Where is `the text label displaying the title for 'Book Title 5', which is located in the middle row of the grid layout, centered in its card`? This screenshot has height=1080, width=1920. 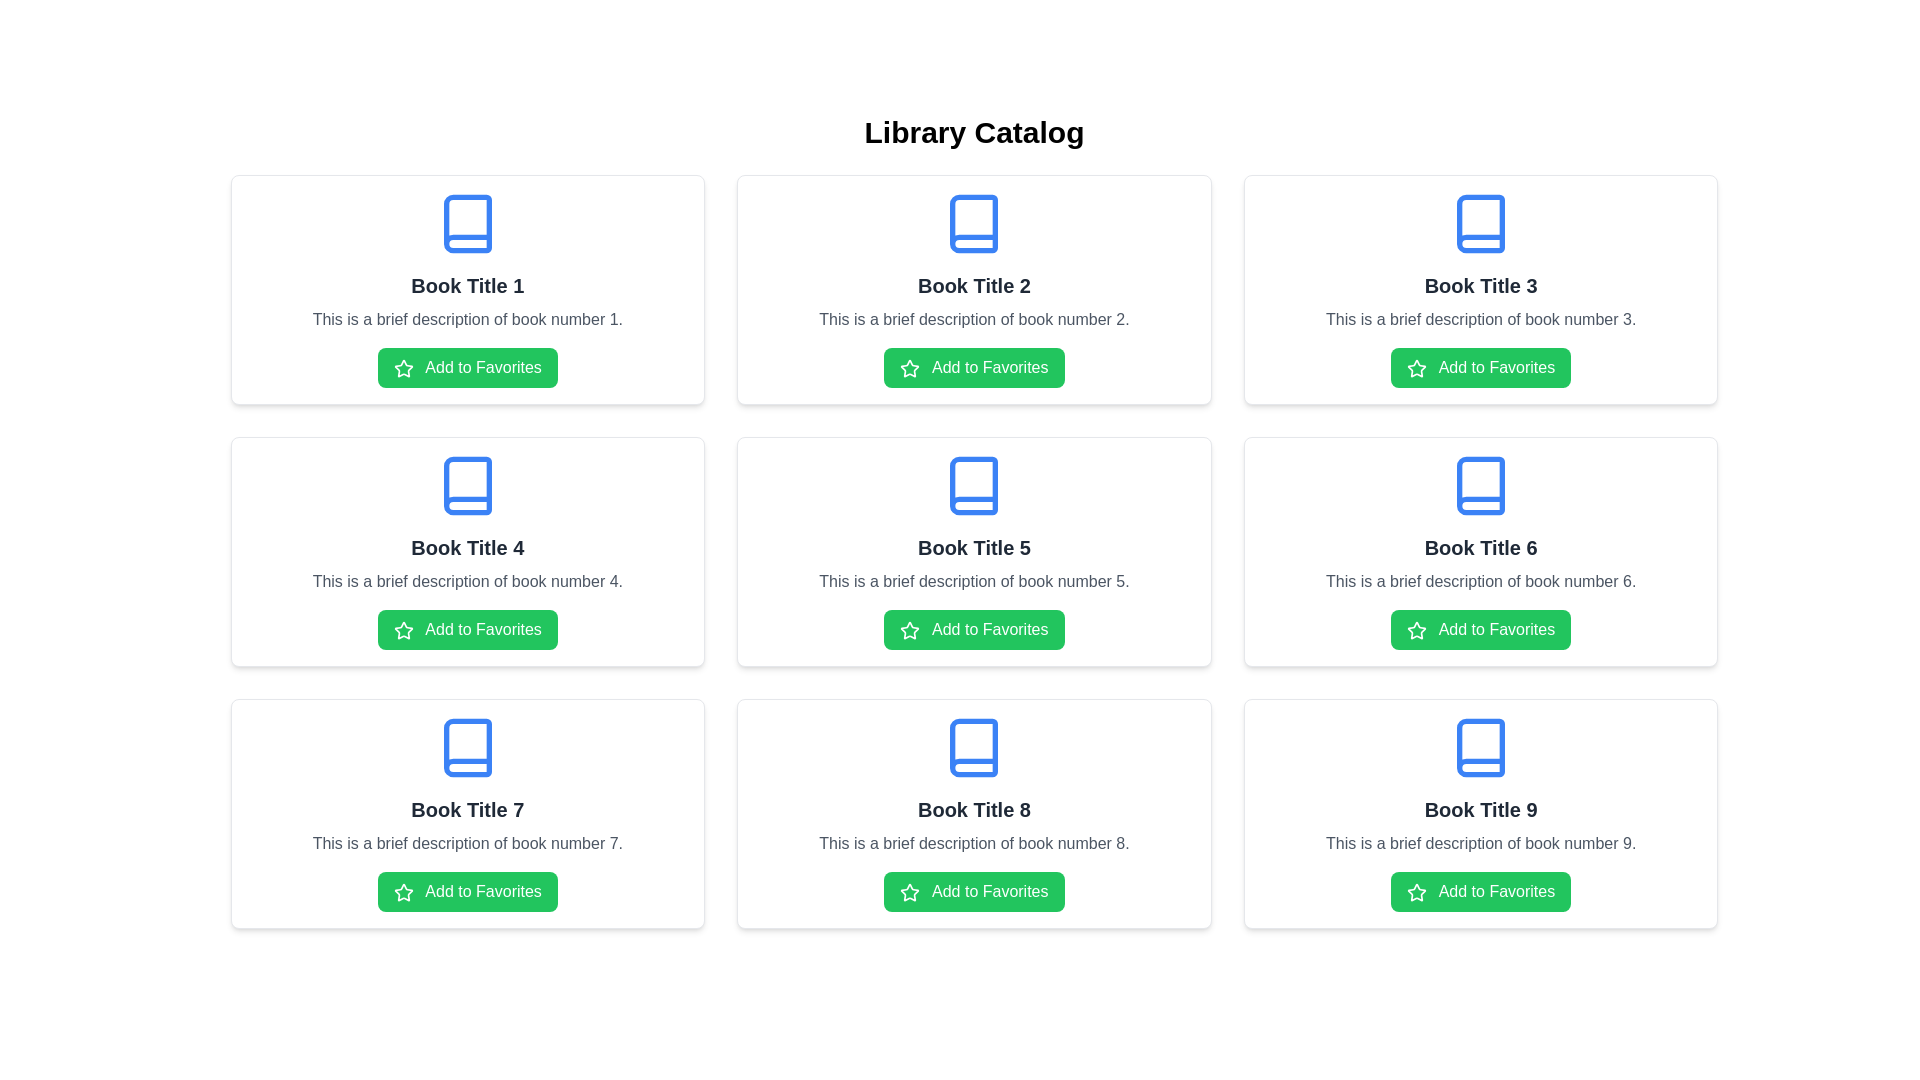 the text label displaying the title for 'Book Title 5', which is located in the middle row of the grid layout, centered in its card is located at coordinates (974, 547).